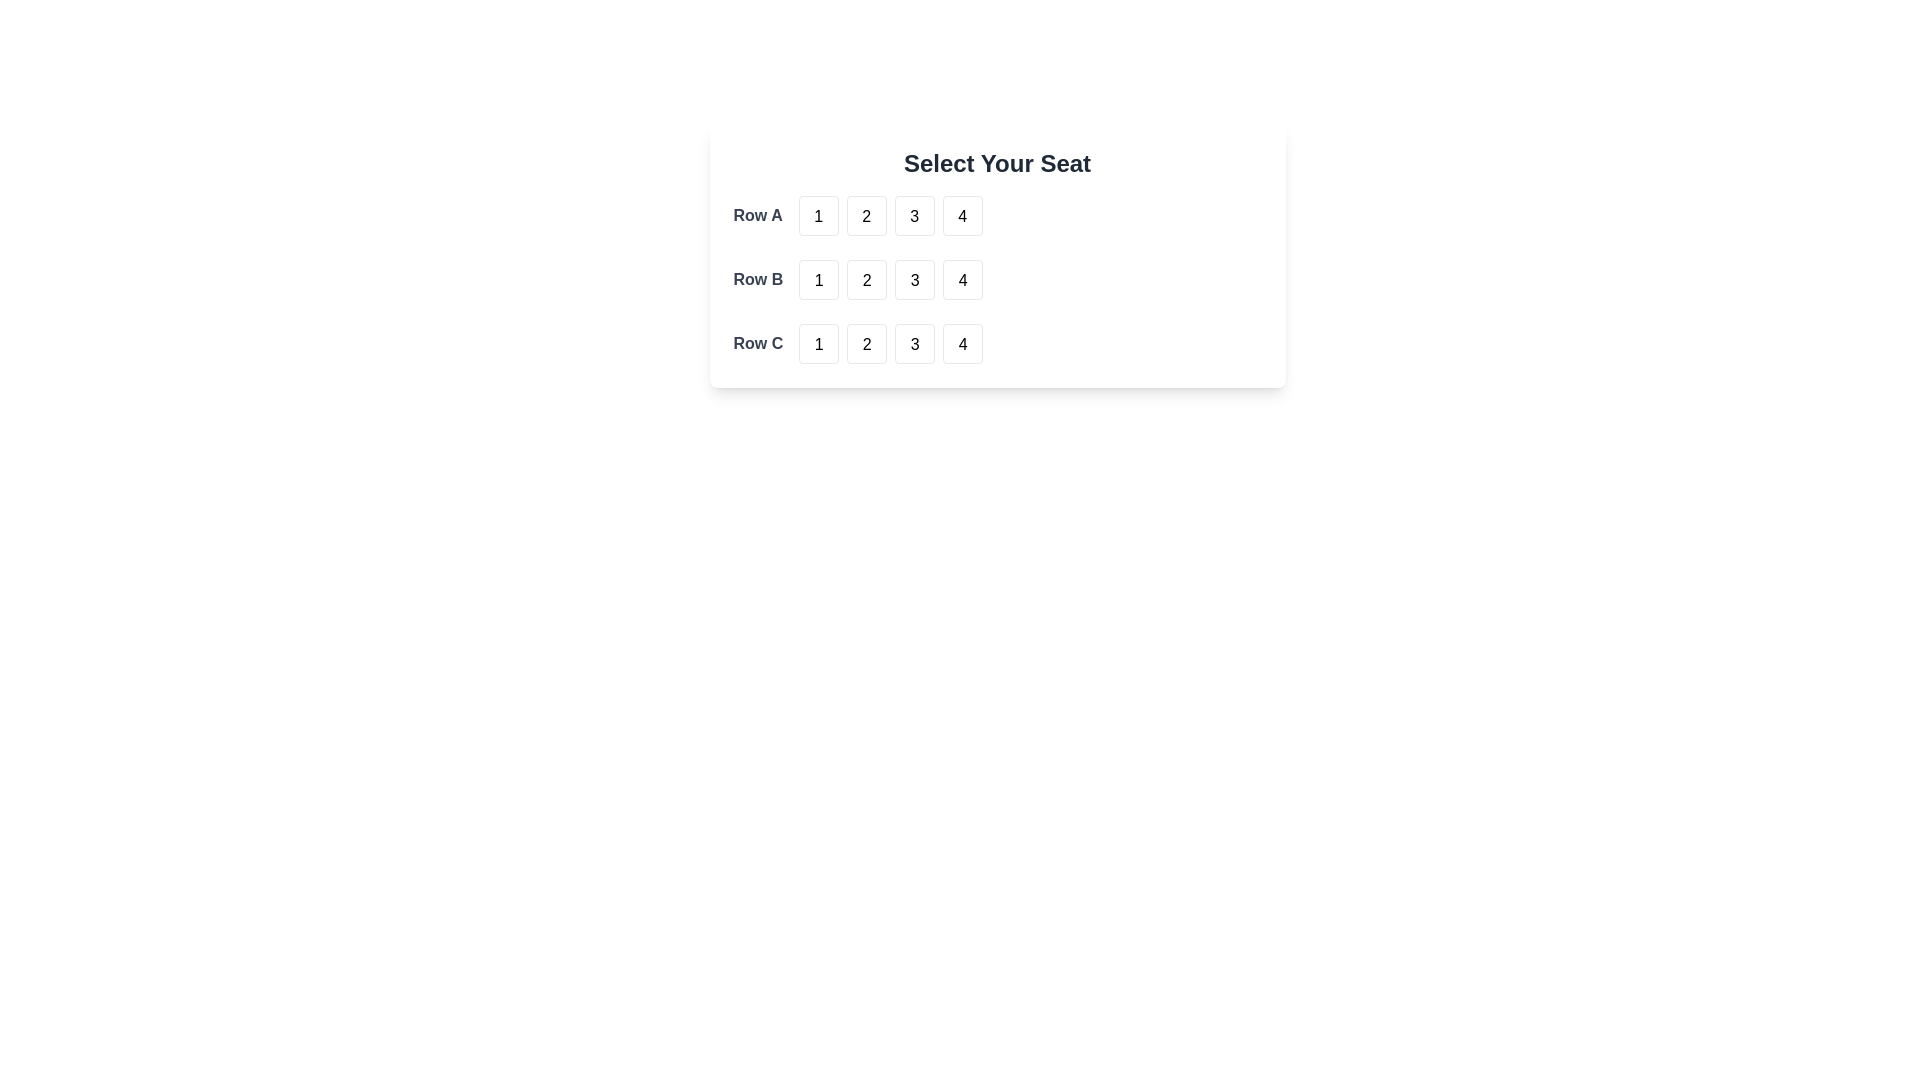  I want to click on one of the interactive buttons within the seating selection interface titled 'Select Your Seat', so click(997, 254).